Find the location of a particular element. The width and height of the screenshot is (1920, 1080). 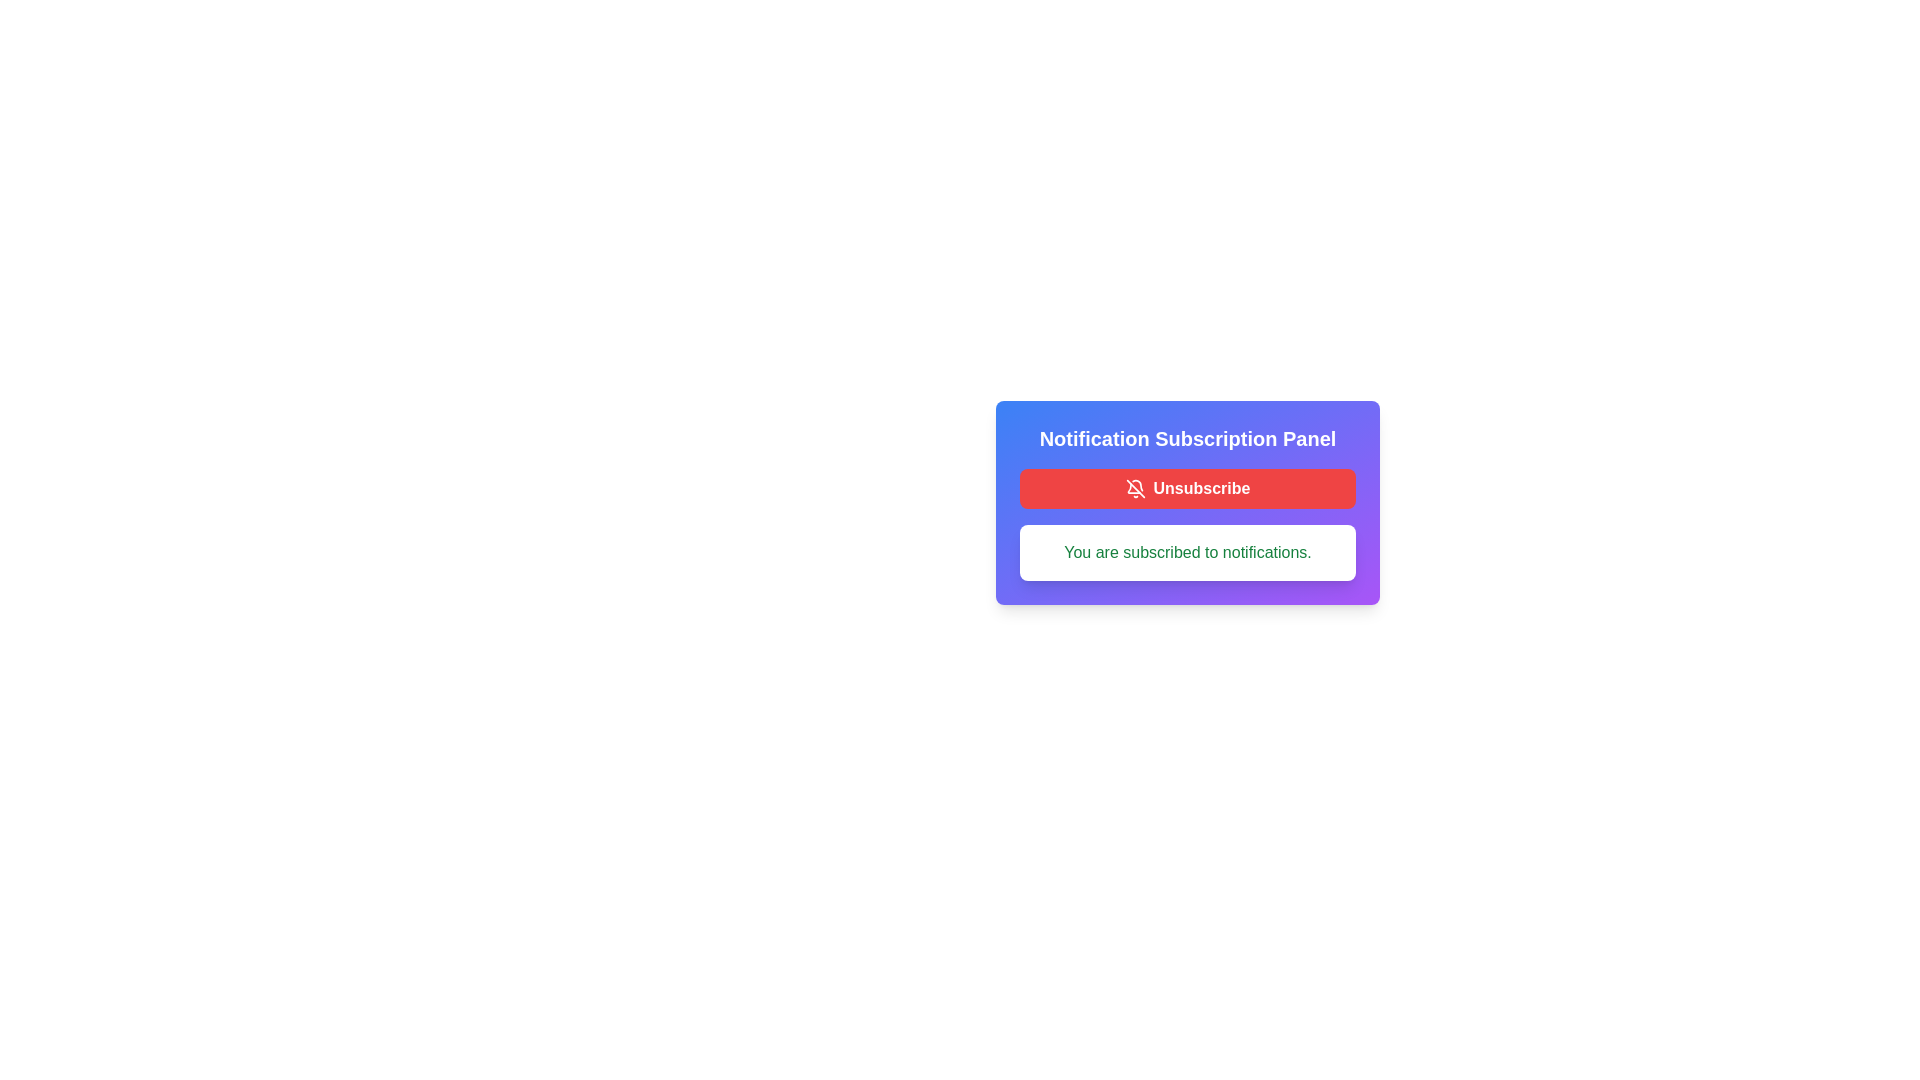

the 'Unsubscribe' button, which is represented by an icon to the left of the text label 'Unsubscribe', located within a prominent red button is located at coordinates (1135, 489).